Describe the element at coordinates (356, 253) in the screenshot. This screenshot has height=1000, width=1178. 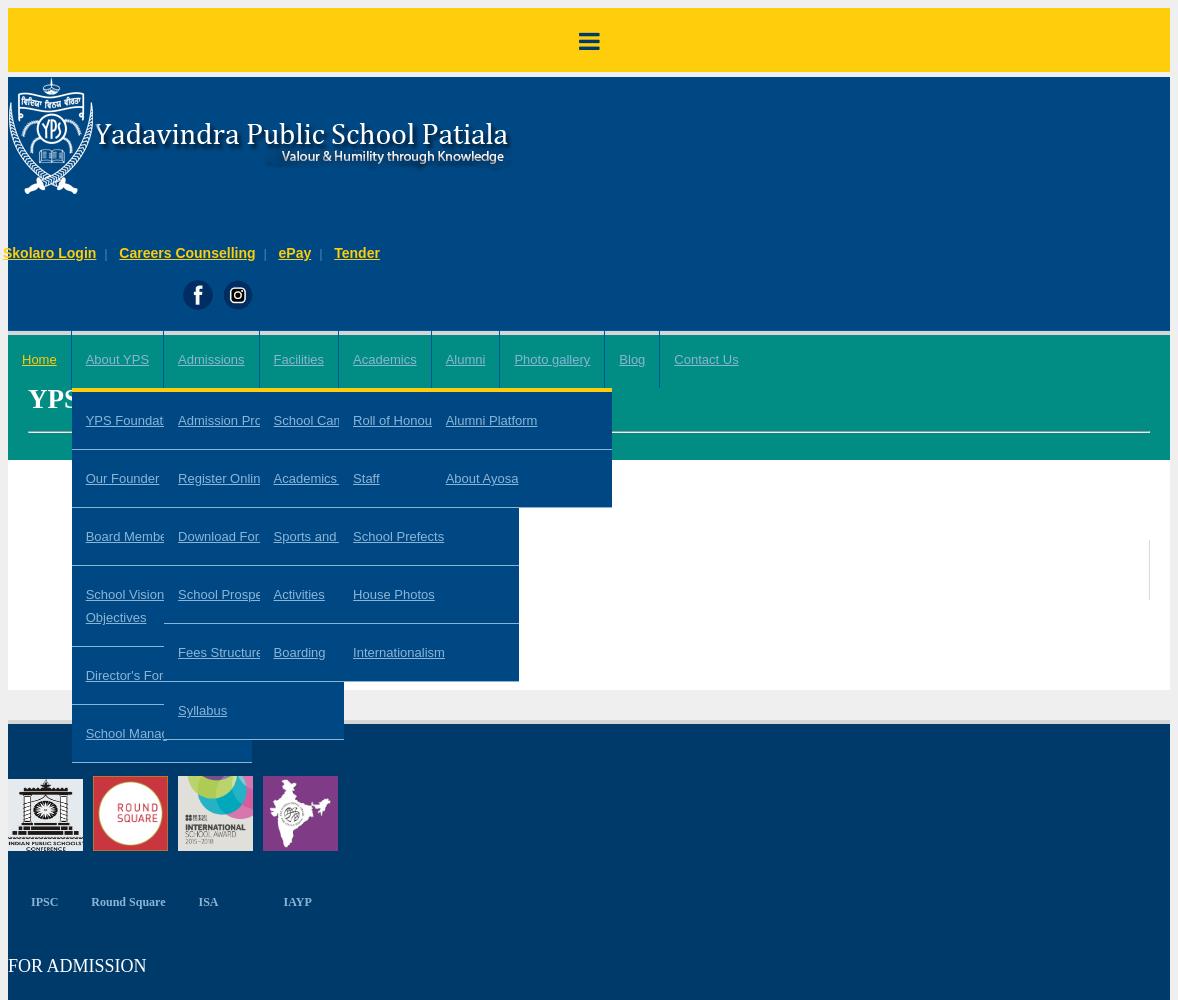
I see `'Tender'` at that location.